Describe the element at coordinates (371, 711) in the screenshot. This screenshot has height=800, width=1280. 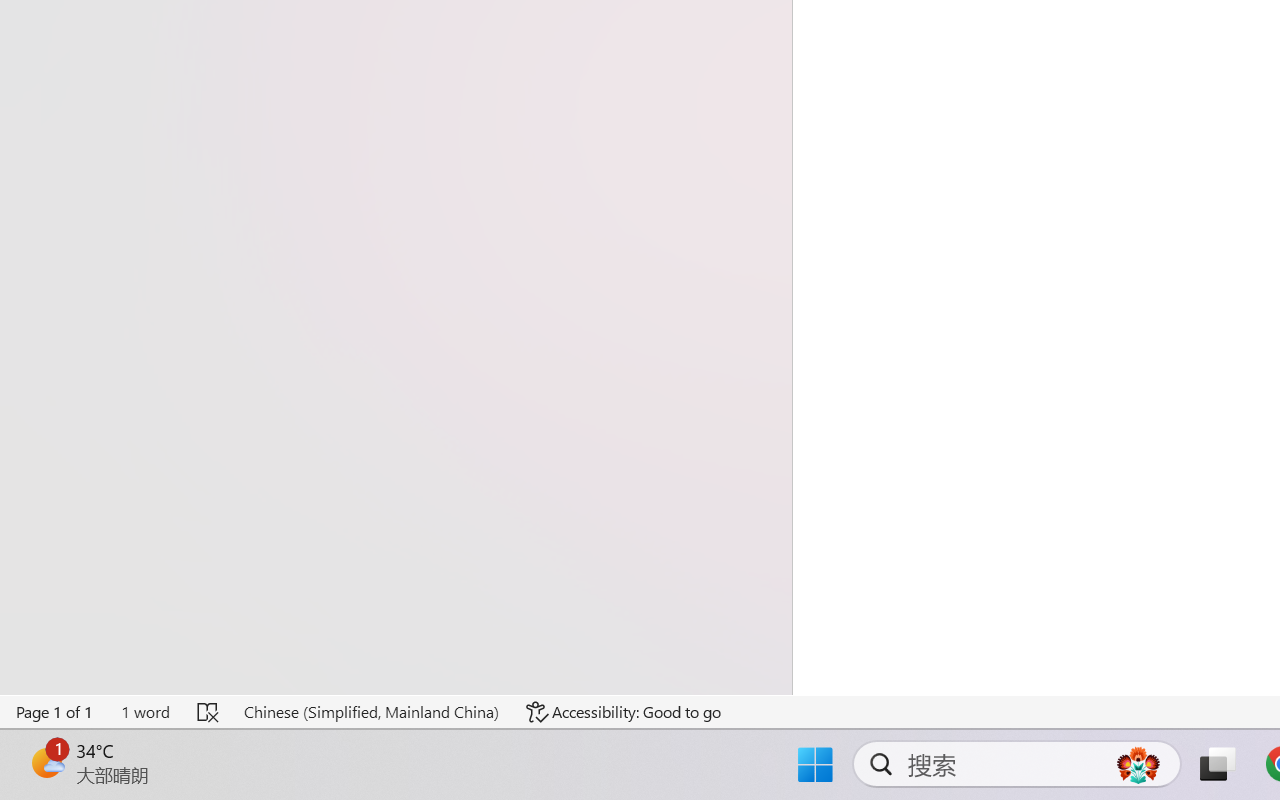
I see `'Language Chinese (Simplified, Mainland China)'` at that location.